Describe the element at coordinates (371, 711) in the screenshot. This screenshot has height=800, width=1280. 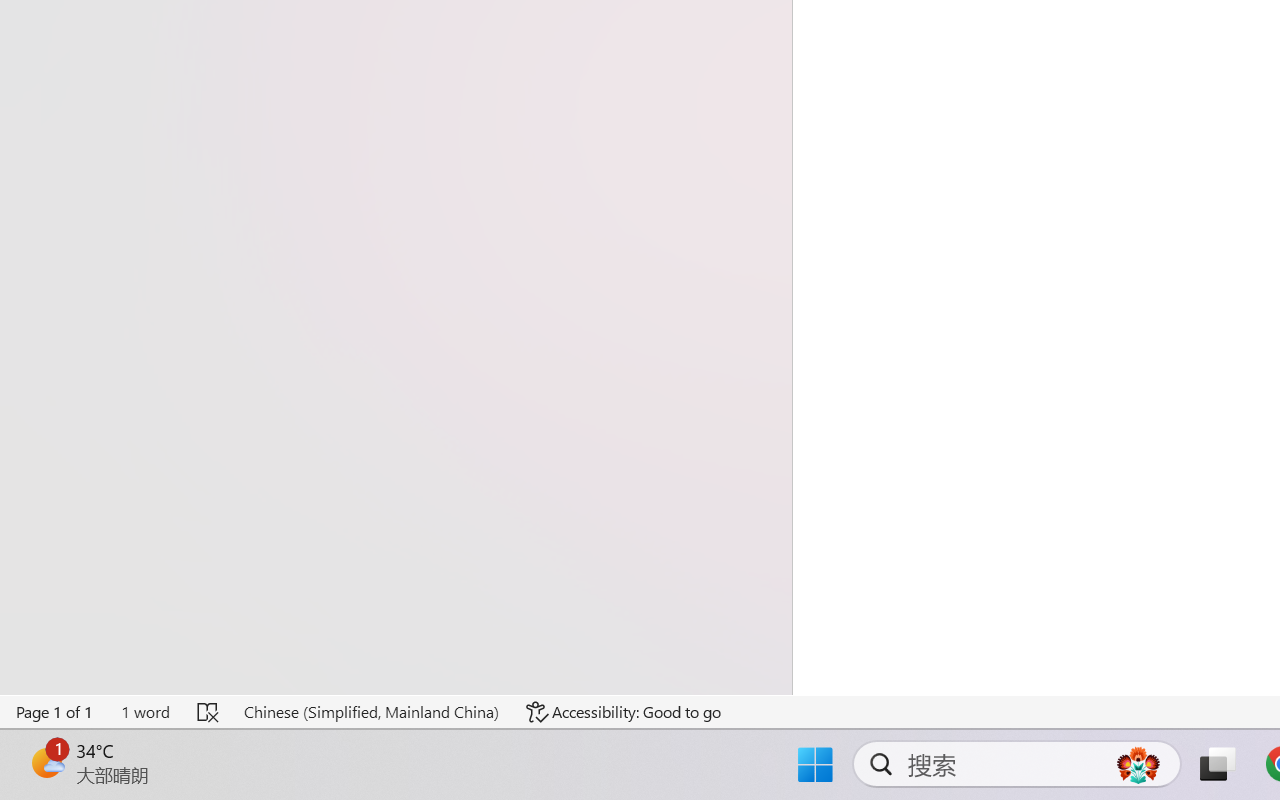
I see `'Language Chinese (Simplified, Mainland China)'` at that location.